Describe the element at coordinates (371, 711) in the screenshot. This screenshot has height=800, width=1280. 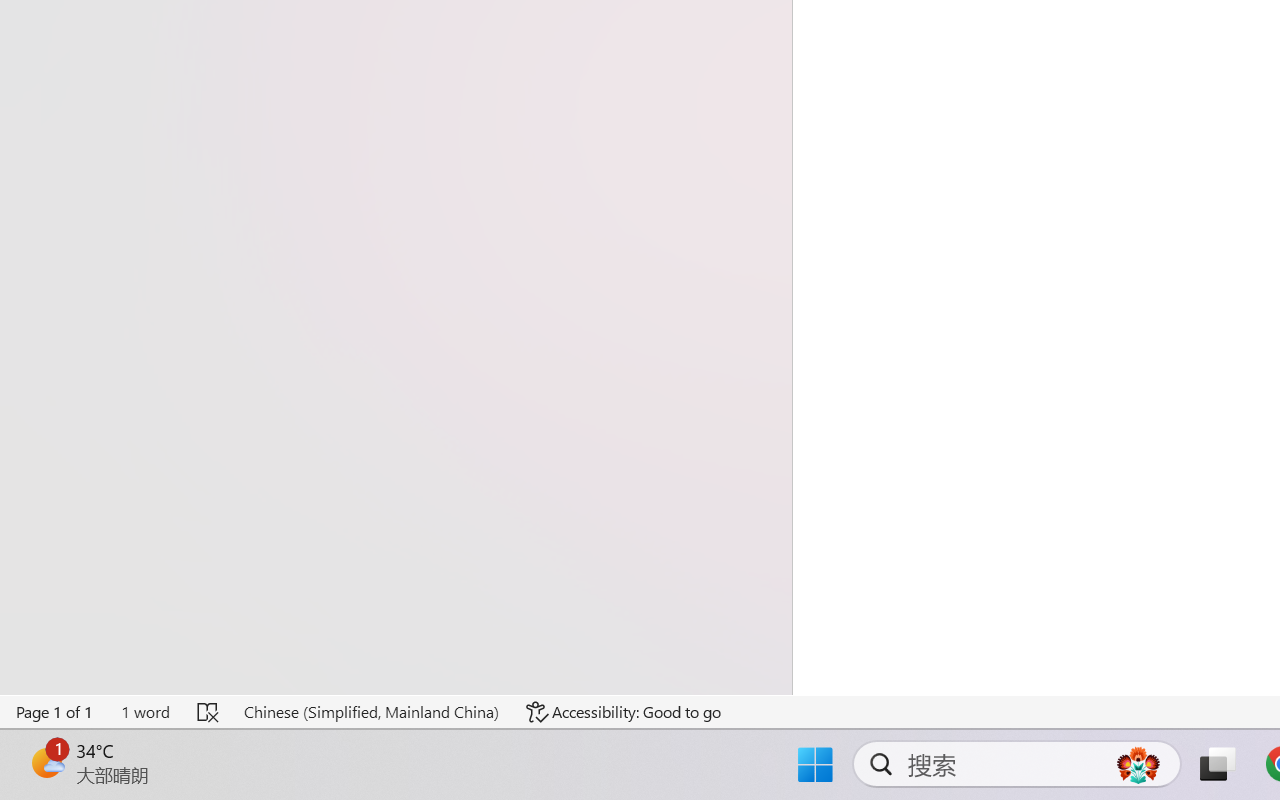
I see `'Language Chinese (Simplified, Mainland China)'` at that location.